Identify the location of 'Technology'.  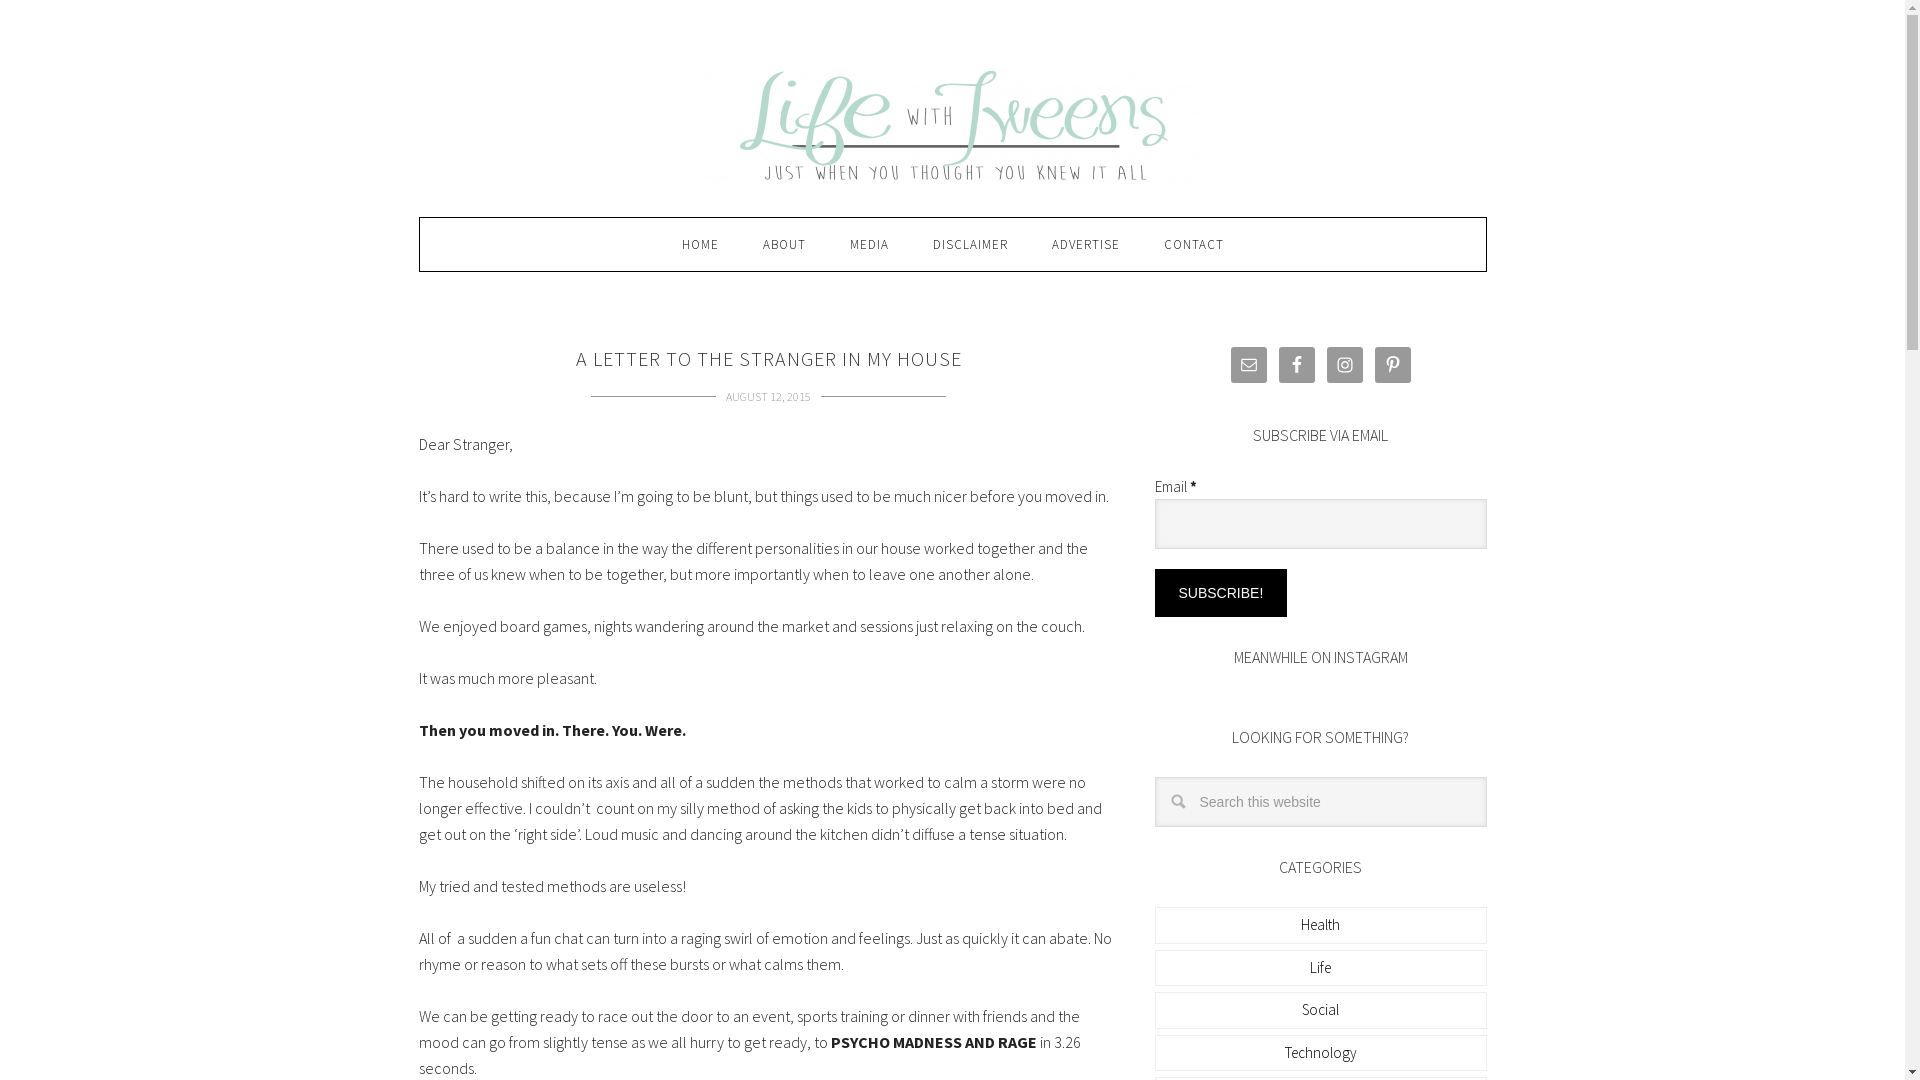
(1320, 1050).